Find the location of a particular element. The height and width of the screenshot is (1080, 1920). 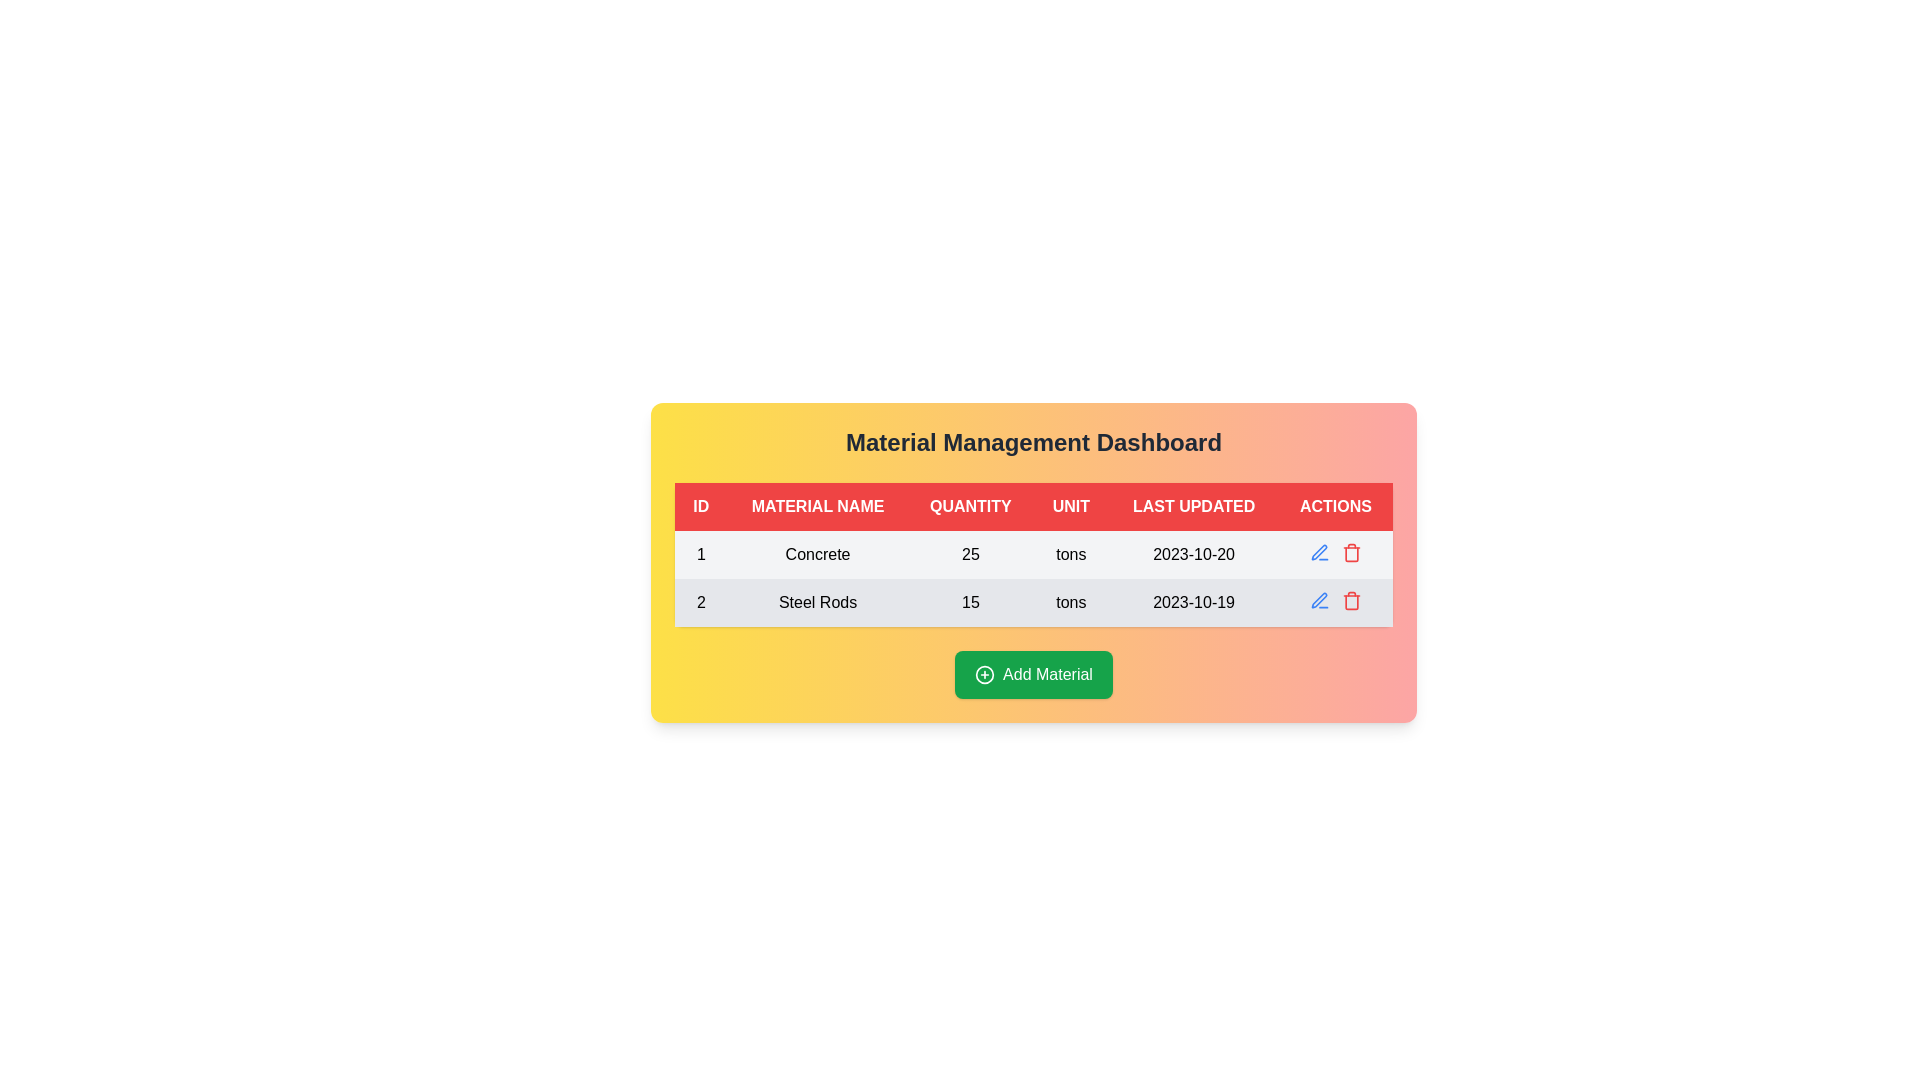

the 'Material Name' column header in the table, which is the second column header located between the 'ID' and 'QUANTITY' columns is located at coordinates (818, 505).